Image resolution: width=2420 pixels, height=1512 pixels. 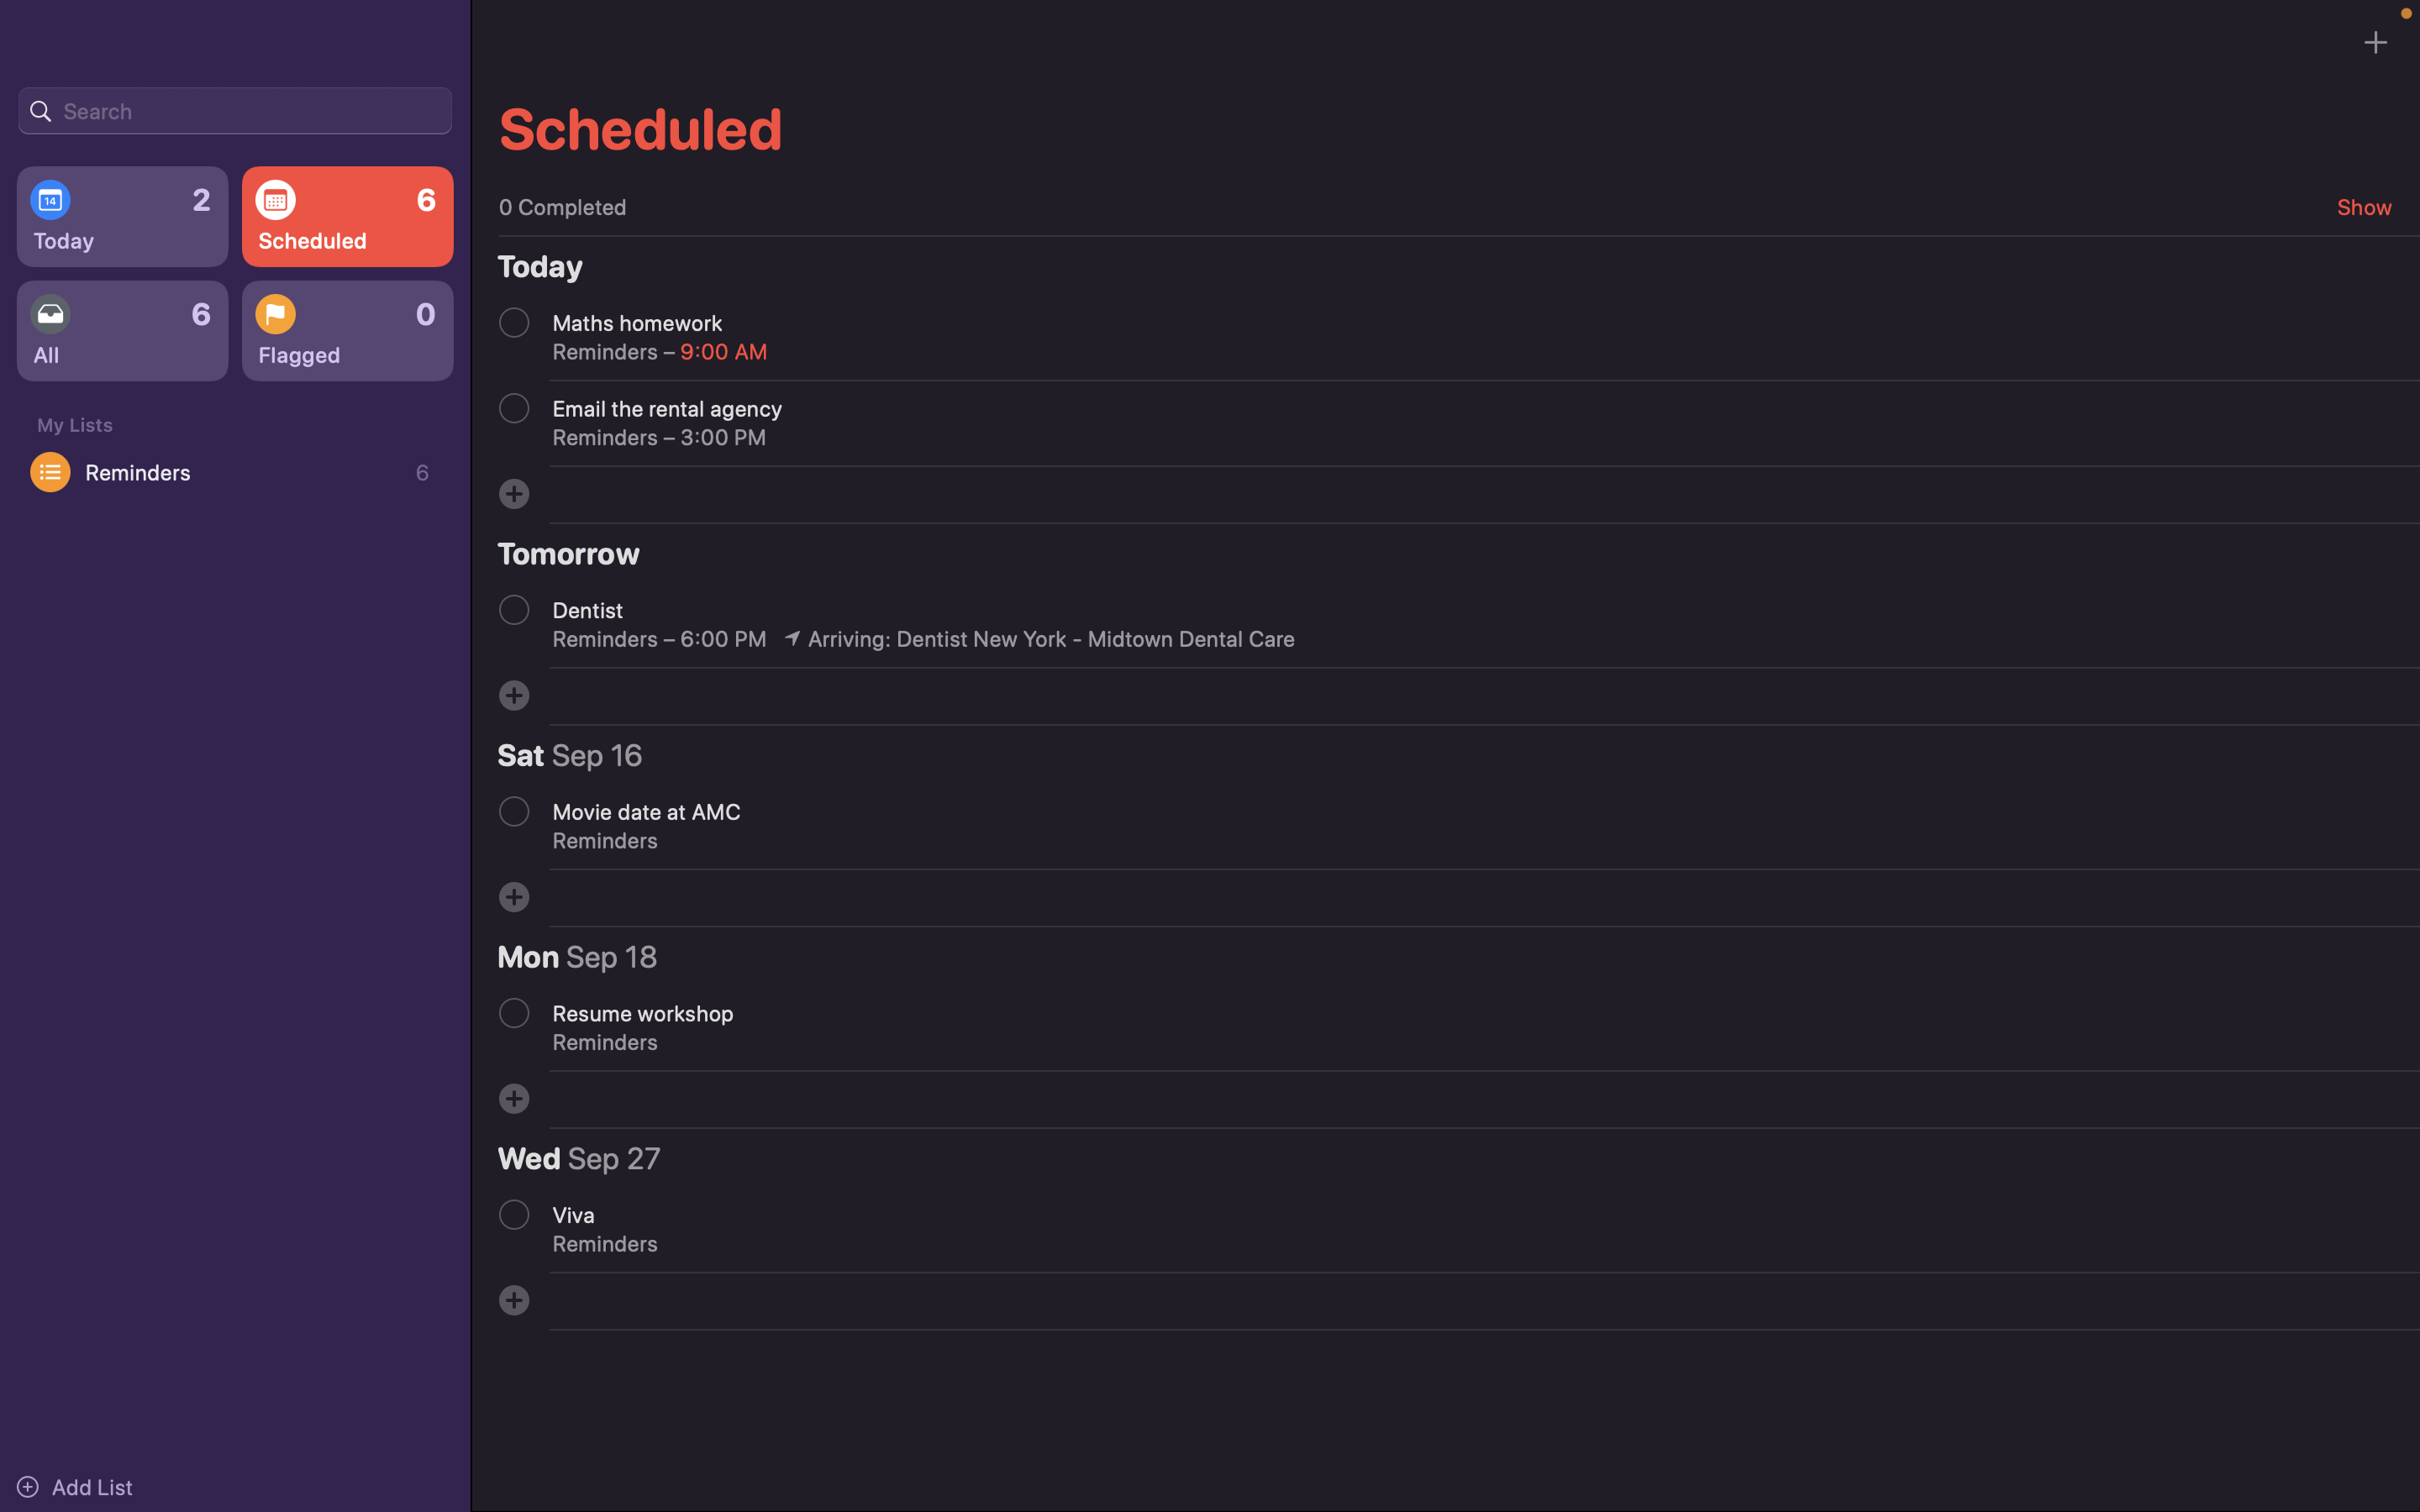 What do you see at coordinates (234, 108) in the screenshot?
I see `Locate and display all events scheduled for 2022` at bounding box center [234, 108].